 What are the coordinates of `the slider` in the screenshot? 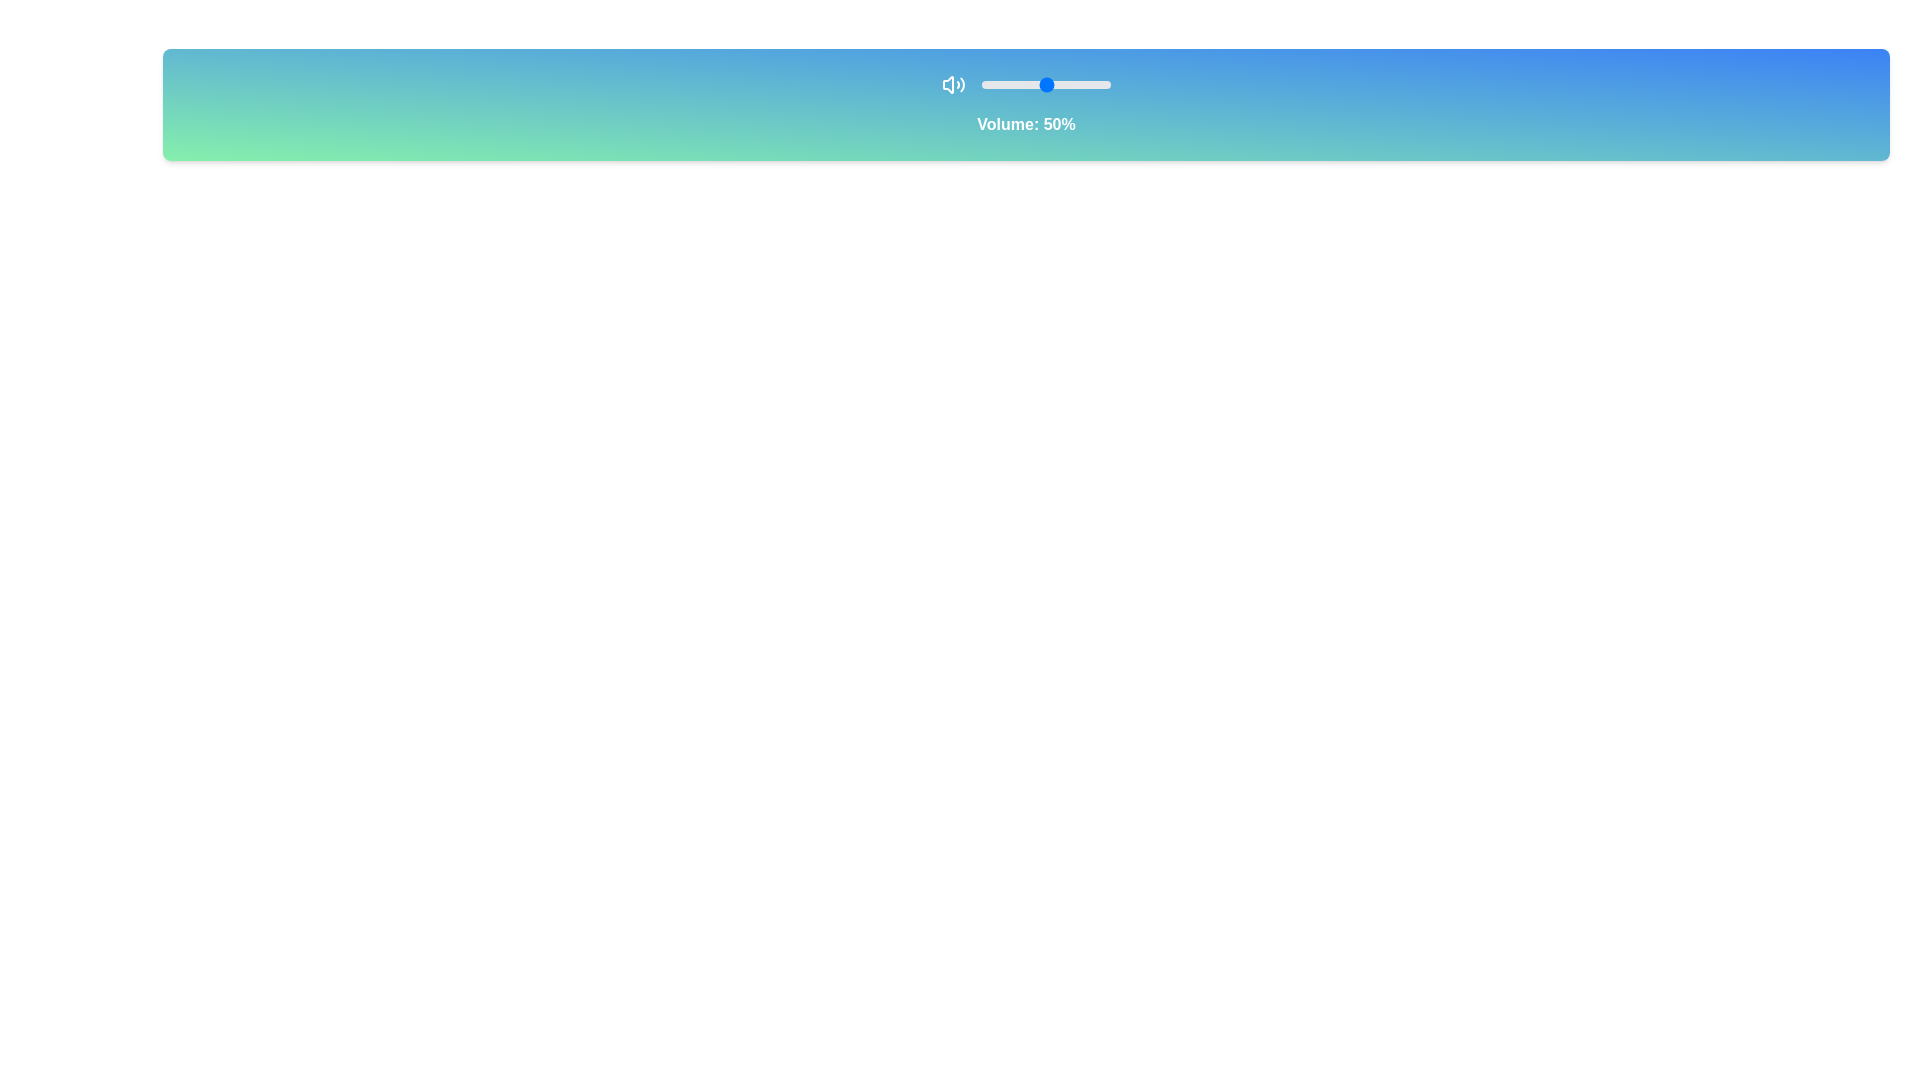 It's located at (1080, 83).